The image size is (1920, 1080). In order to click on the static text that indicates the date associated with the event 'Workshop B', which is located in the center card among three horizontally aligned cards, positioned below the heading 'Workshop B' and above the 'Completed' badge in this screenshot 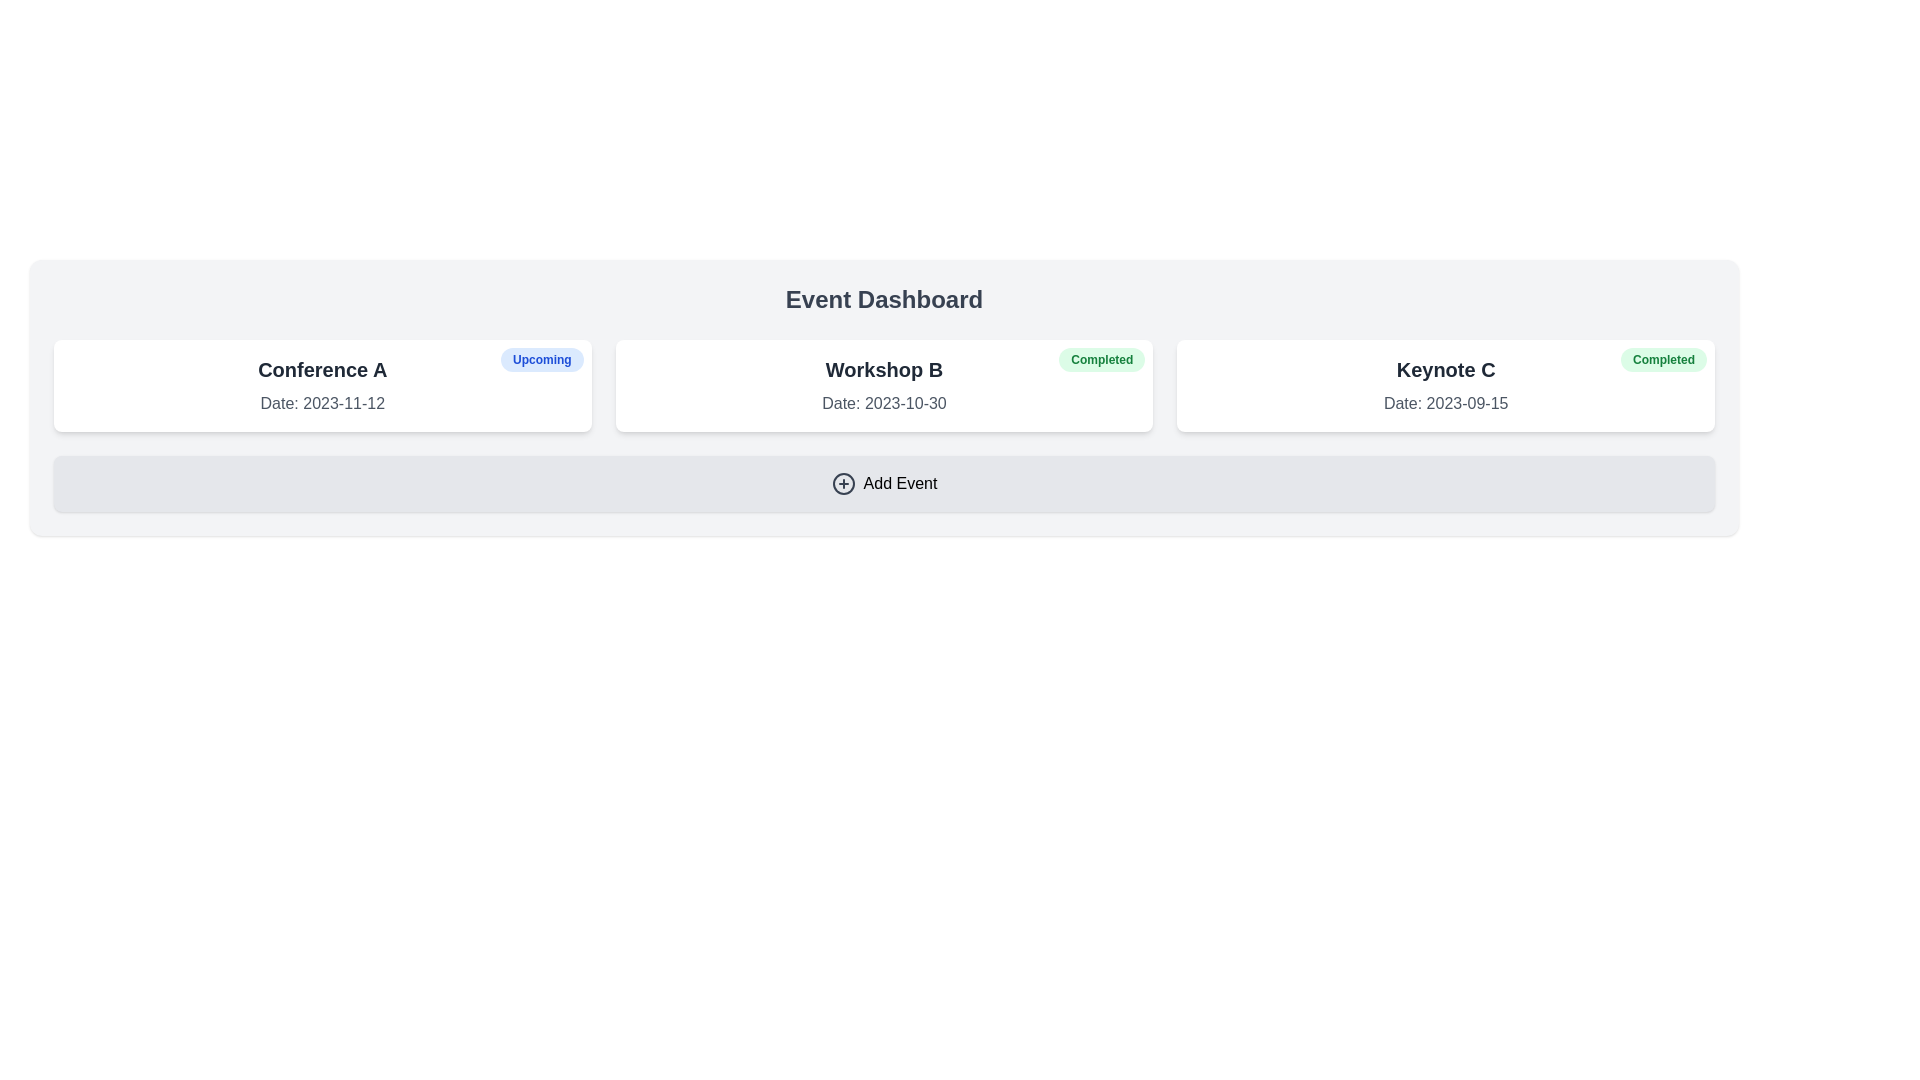, I will do `click(883, 404)`.